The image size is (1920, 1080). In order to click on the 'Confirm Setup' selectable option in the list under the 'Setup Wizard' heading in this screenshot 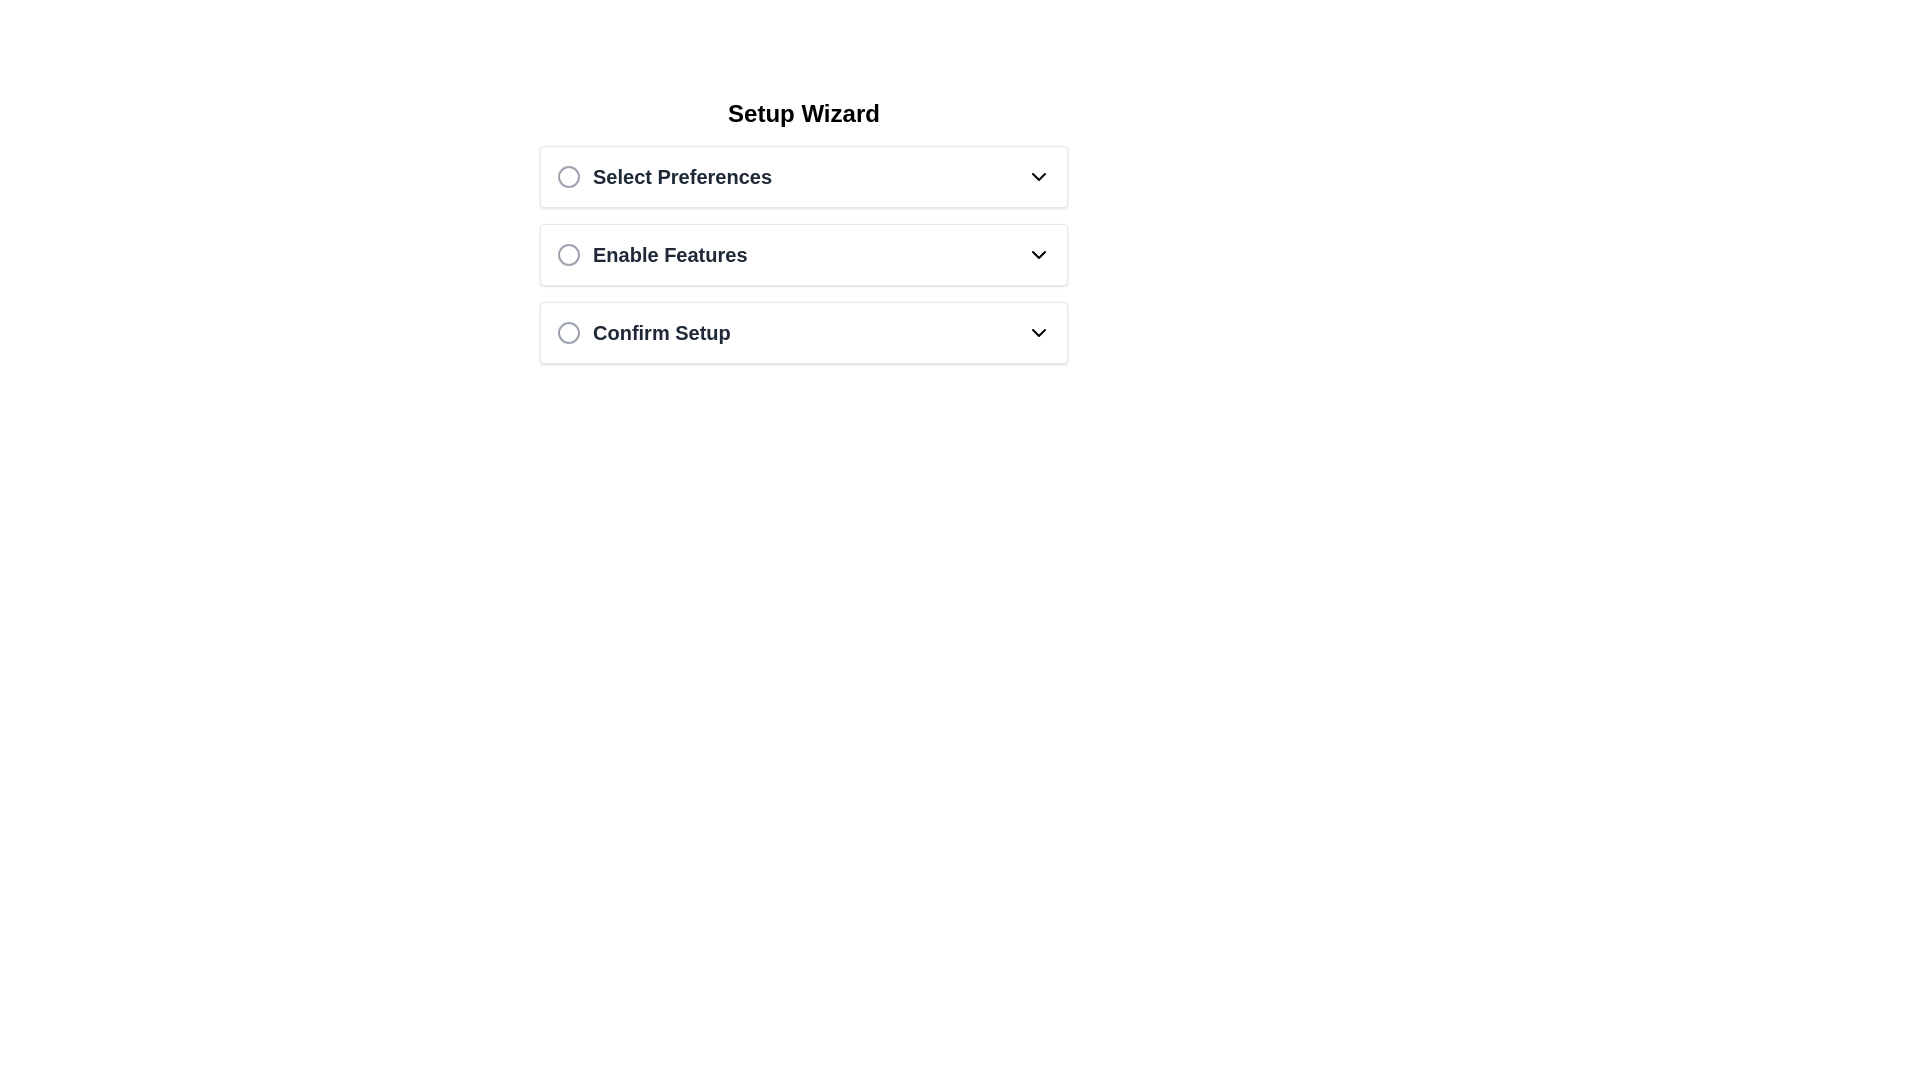, I will do `click(643, 331)`.